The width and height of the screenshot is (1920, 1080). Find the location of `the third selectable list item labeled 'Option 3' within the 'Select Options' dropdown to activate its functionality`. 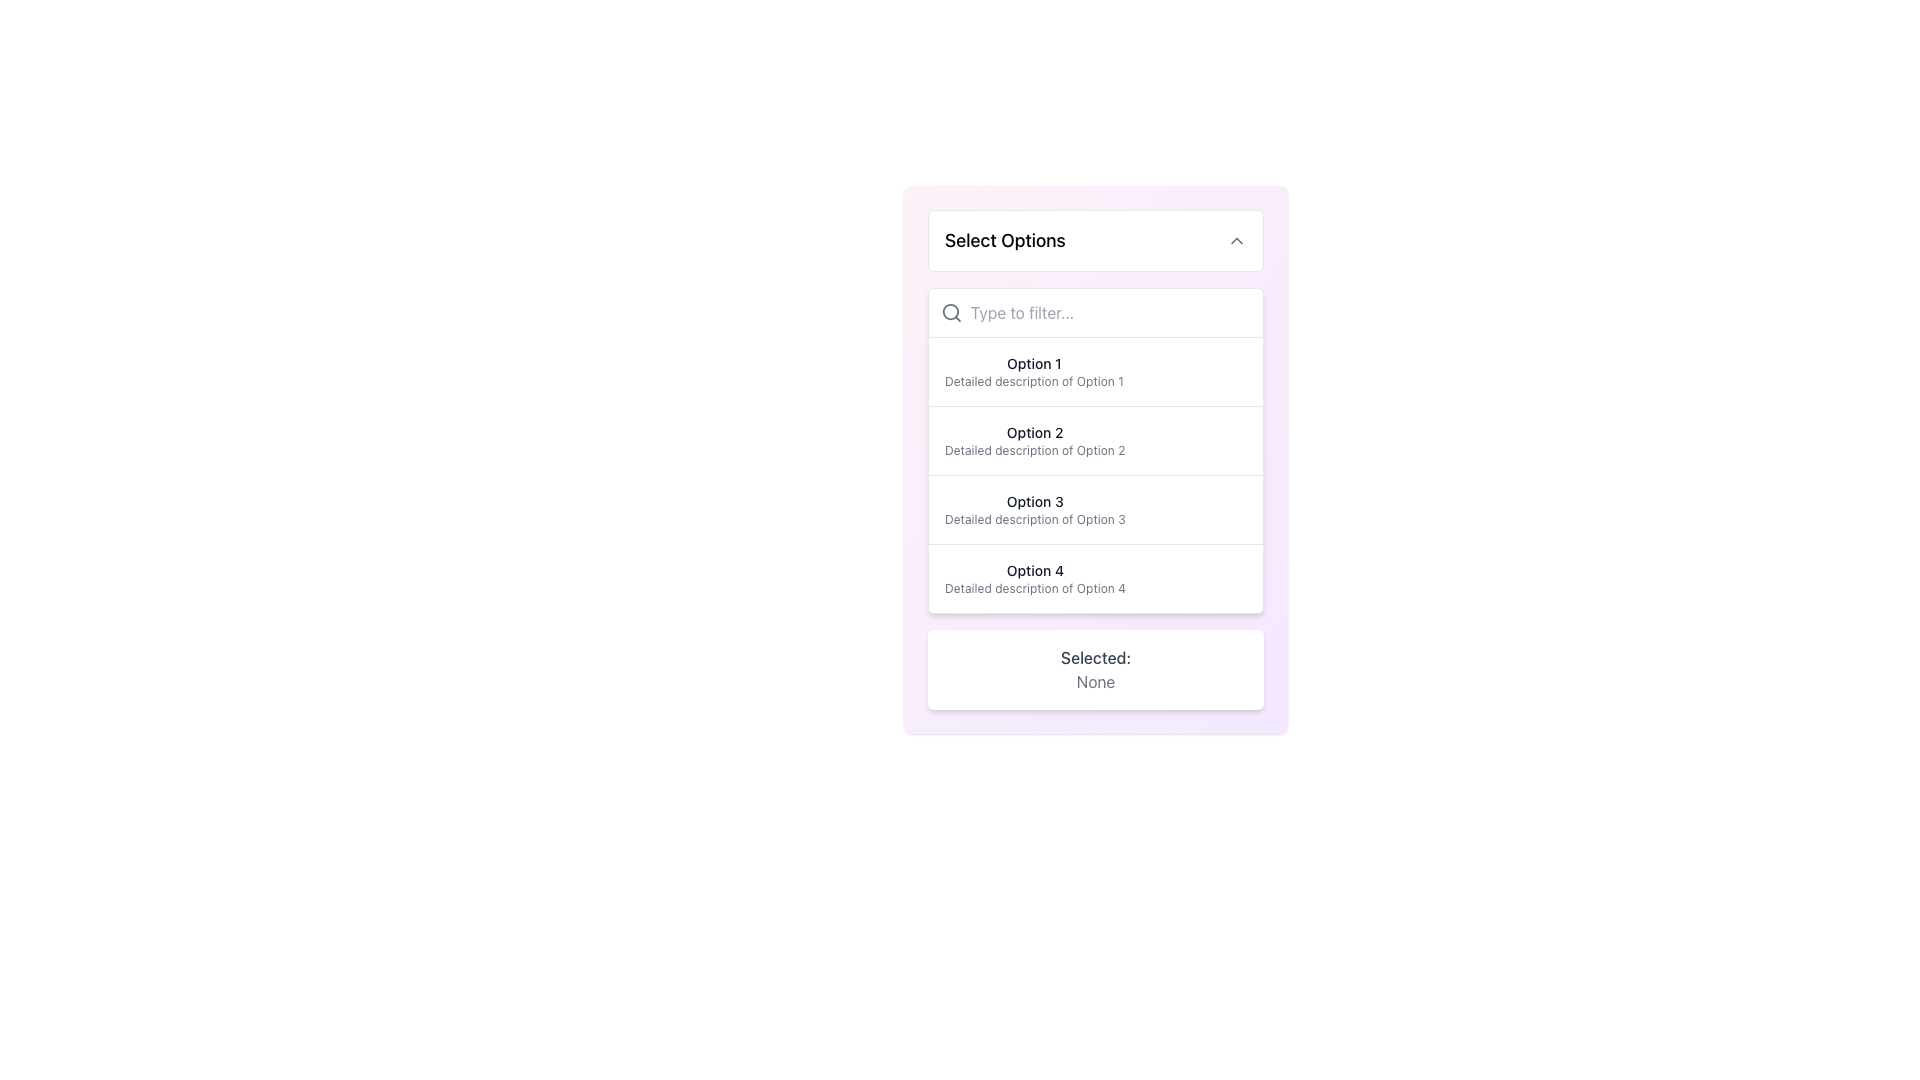

the third selectable list item labeled 'Option 3' within the 'Select Options' dropdown to activate its functionality is located at coordinates (1094, 508).